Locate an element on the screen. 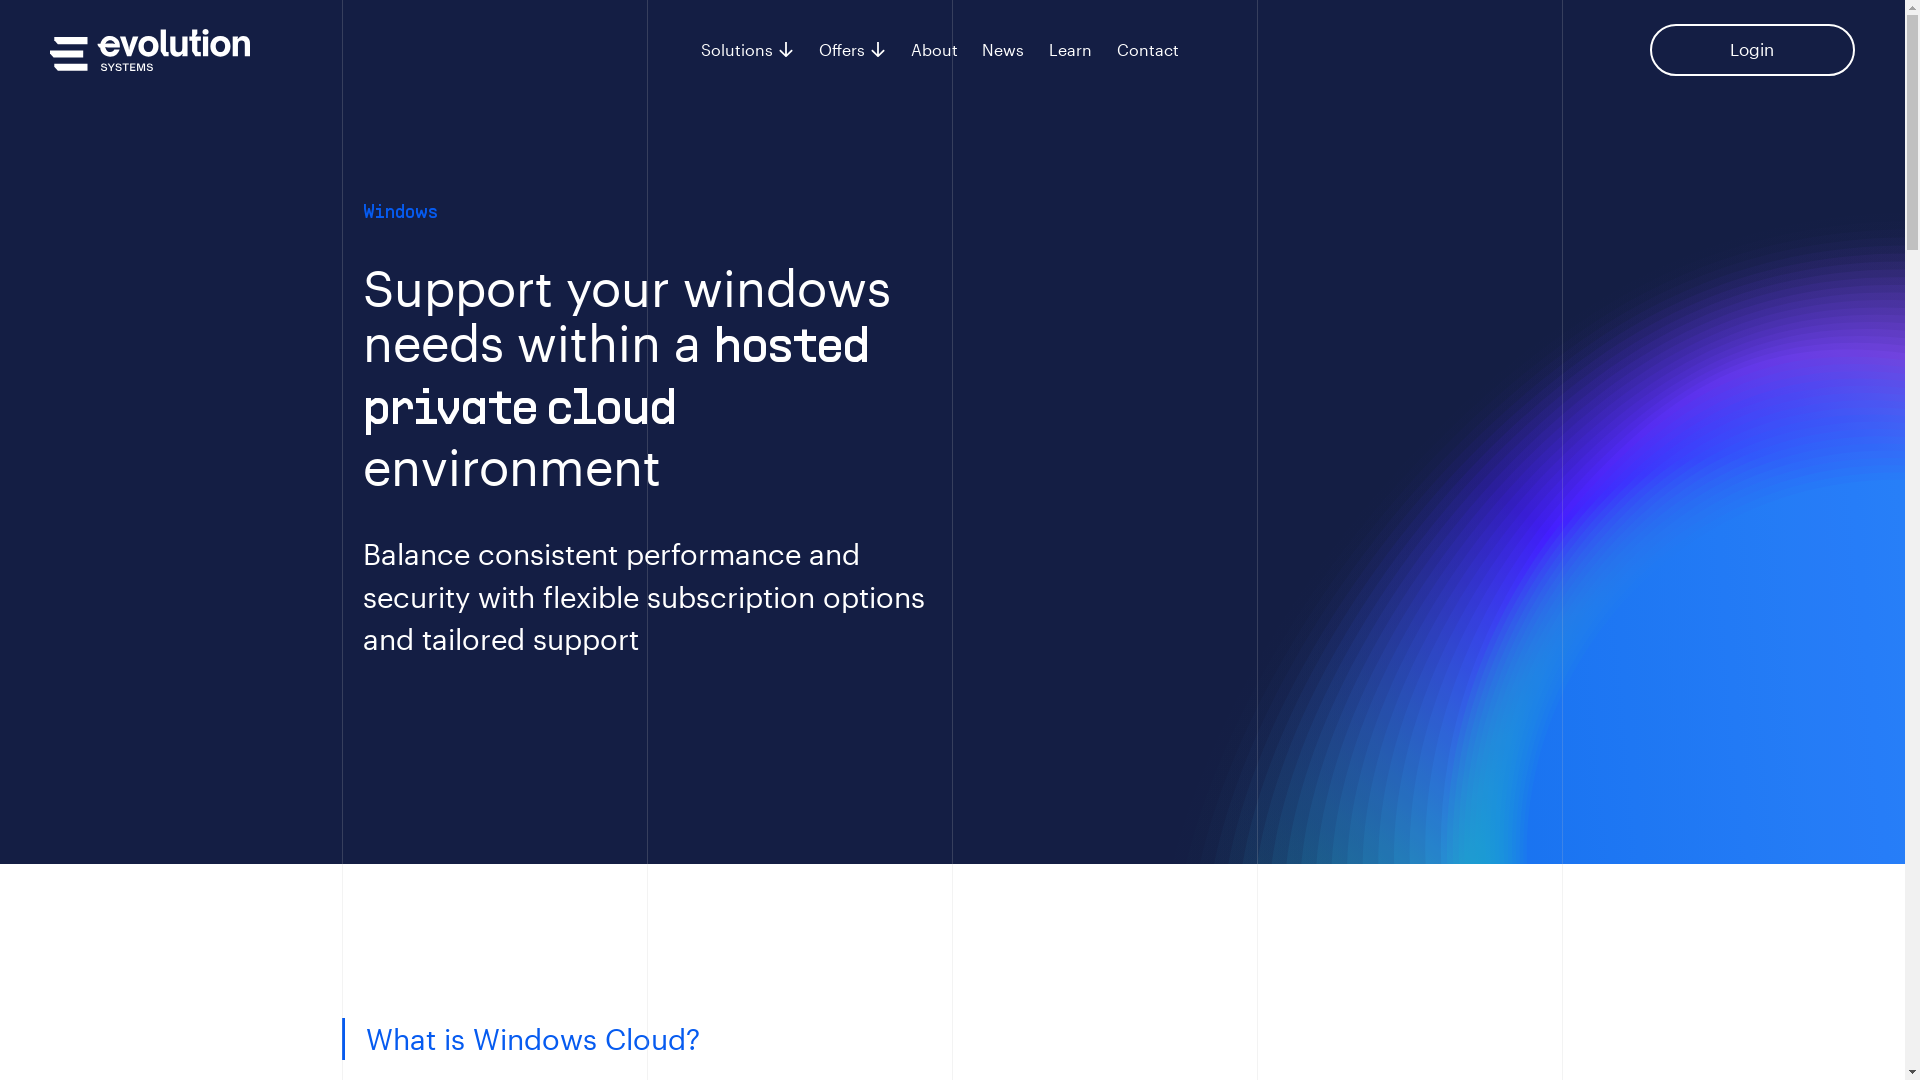 Image resolution: width=1920 pixels, height=1080 pixels. 'Learn' is located at coordinates (1069, 49).